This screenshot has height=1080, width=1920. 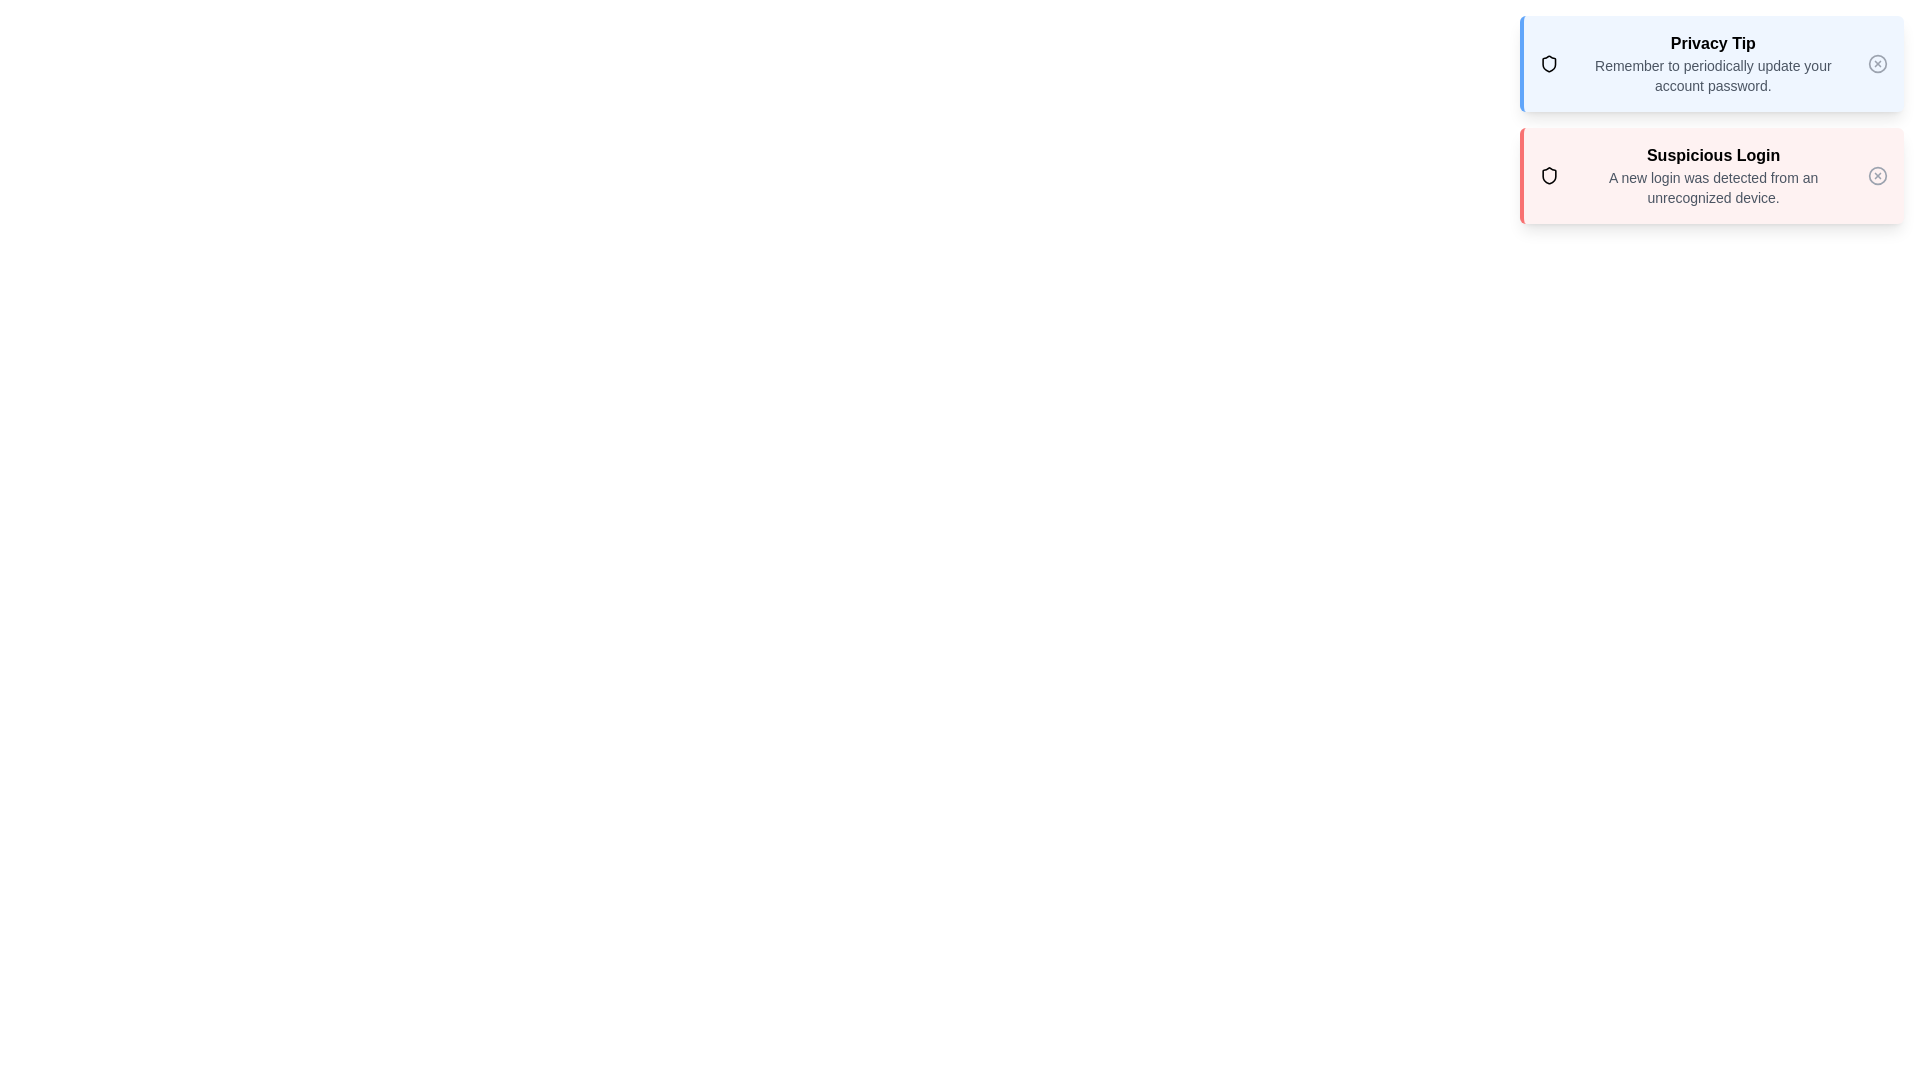 What do you see at coordinates (1876, 175) in the screenshot?
I see `close icon of the notification with title Suspicious Login` at bounding box center [1876, 175].